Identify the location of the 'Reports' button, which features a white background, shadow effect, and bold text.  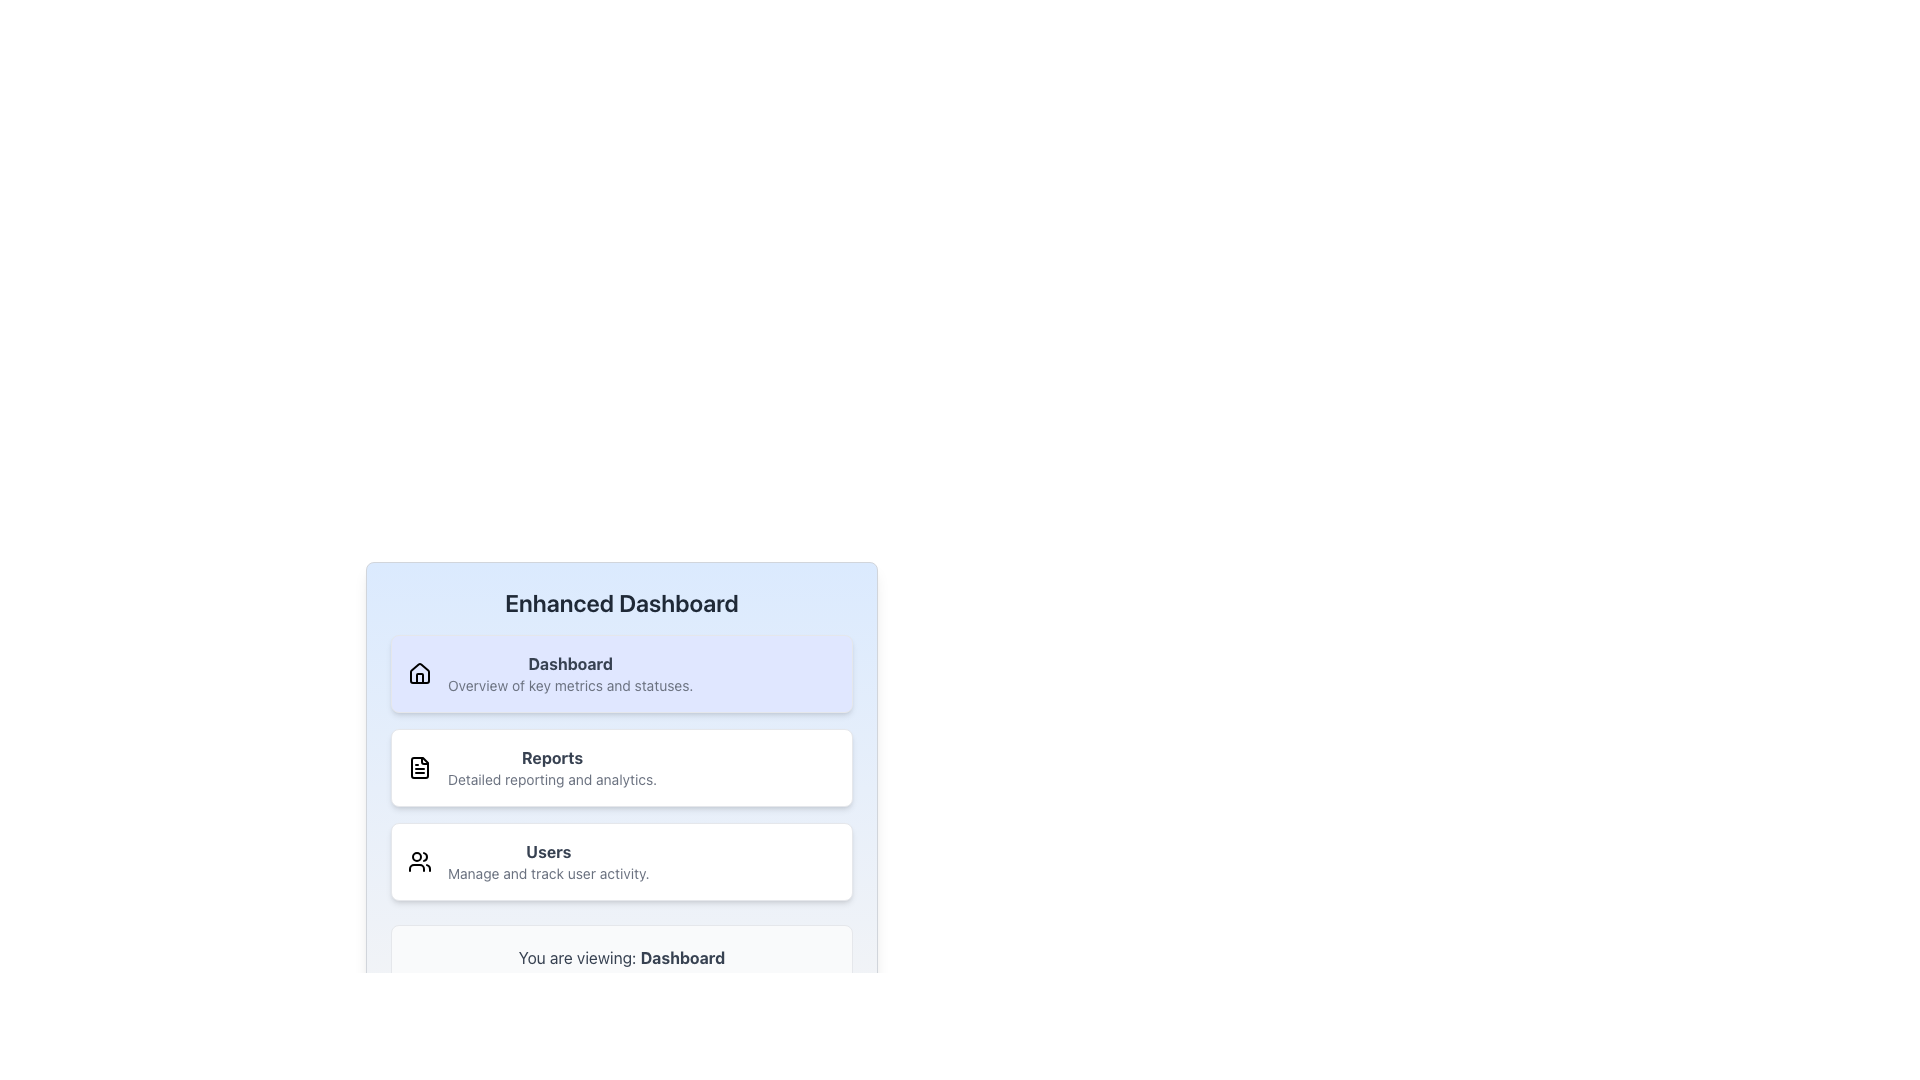
(621, 788).